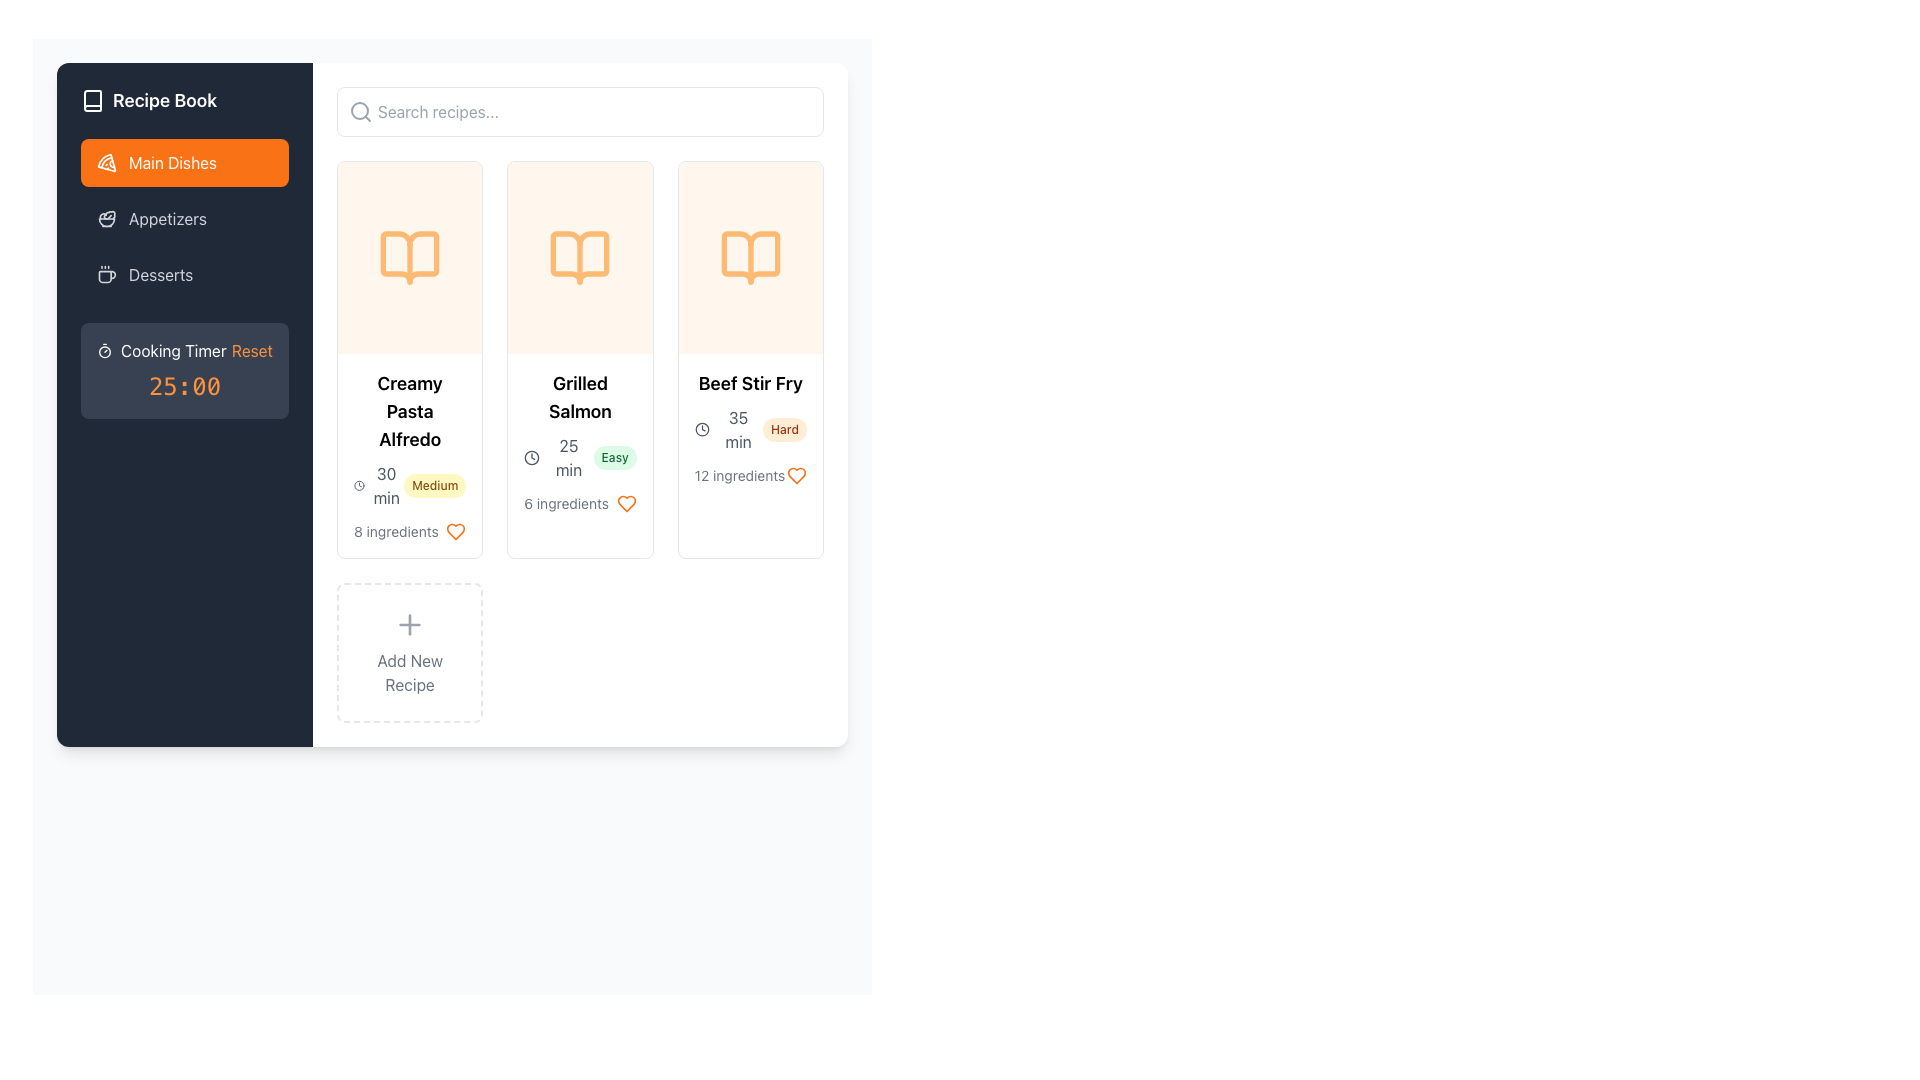  Describe the element at coordinates (558, 458) in the screenshot. I see `the text label indicating the preparation or cooking time for the 'Grilled Salmon' recipe to focus on it` at that location.